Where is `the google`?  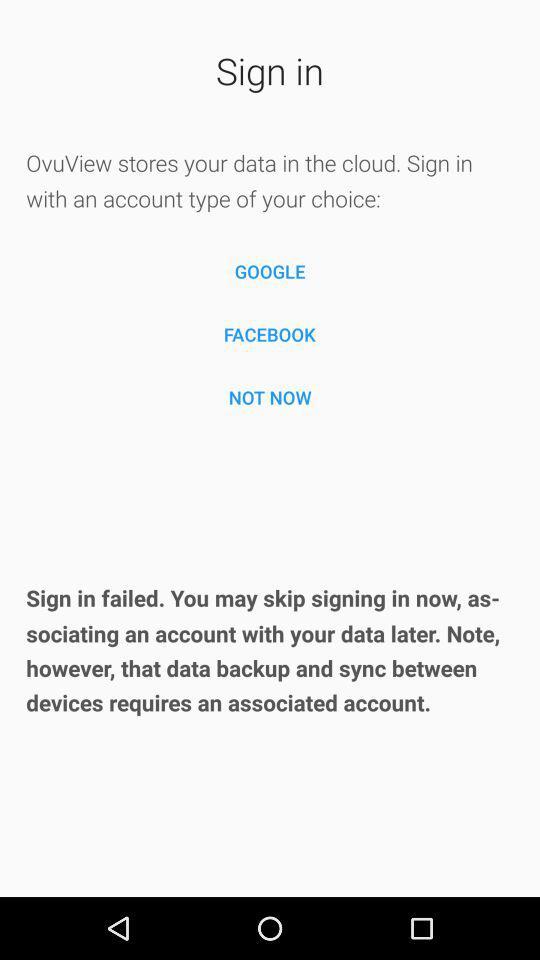 the google is located at coordinates (270, 270).